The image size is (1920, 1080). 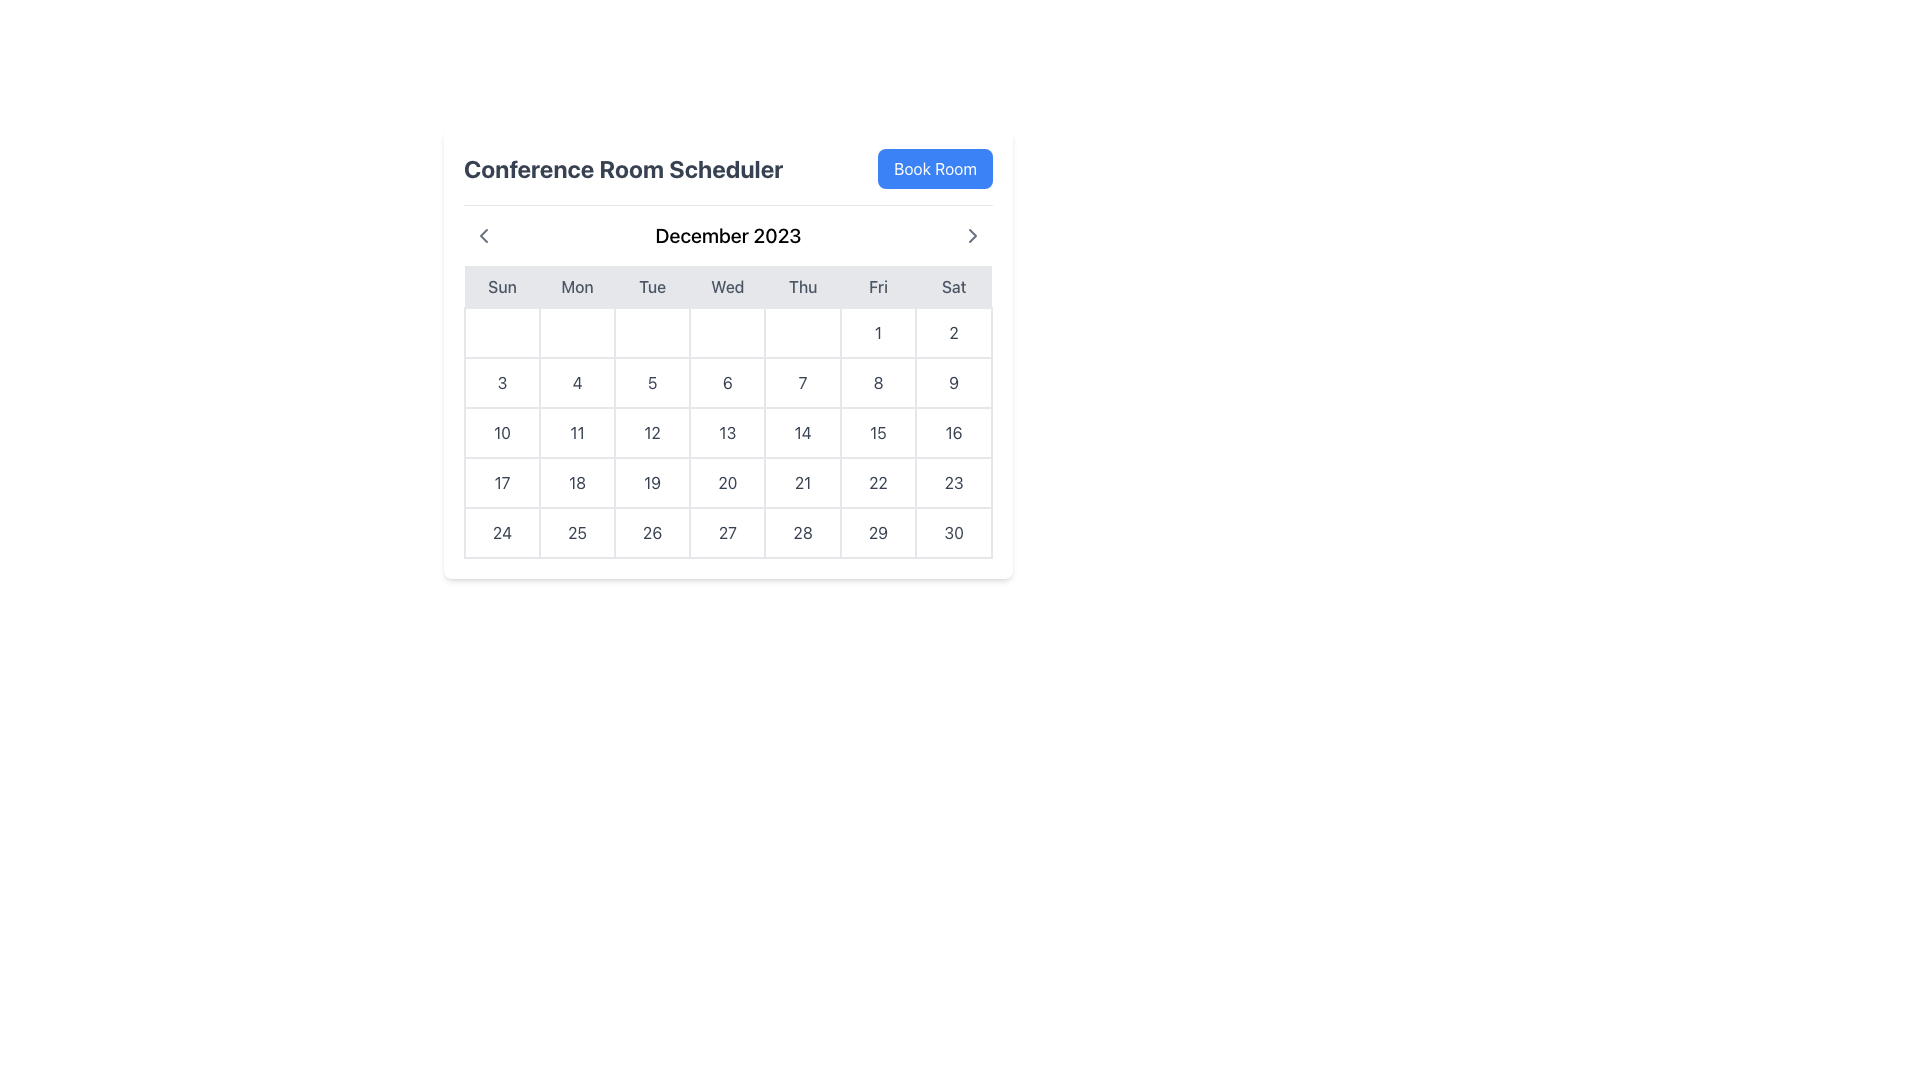 I want to click on the selectable calendar date button representing the date '12', so click(x=652, y=431).